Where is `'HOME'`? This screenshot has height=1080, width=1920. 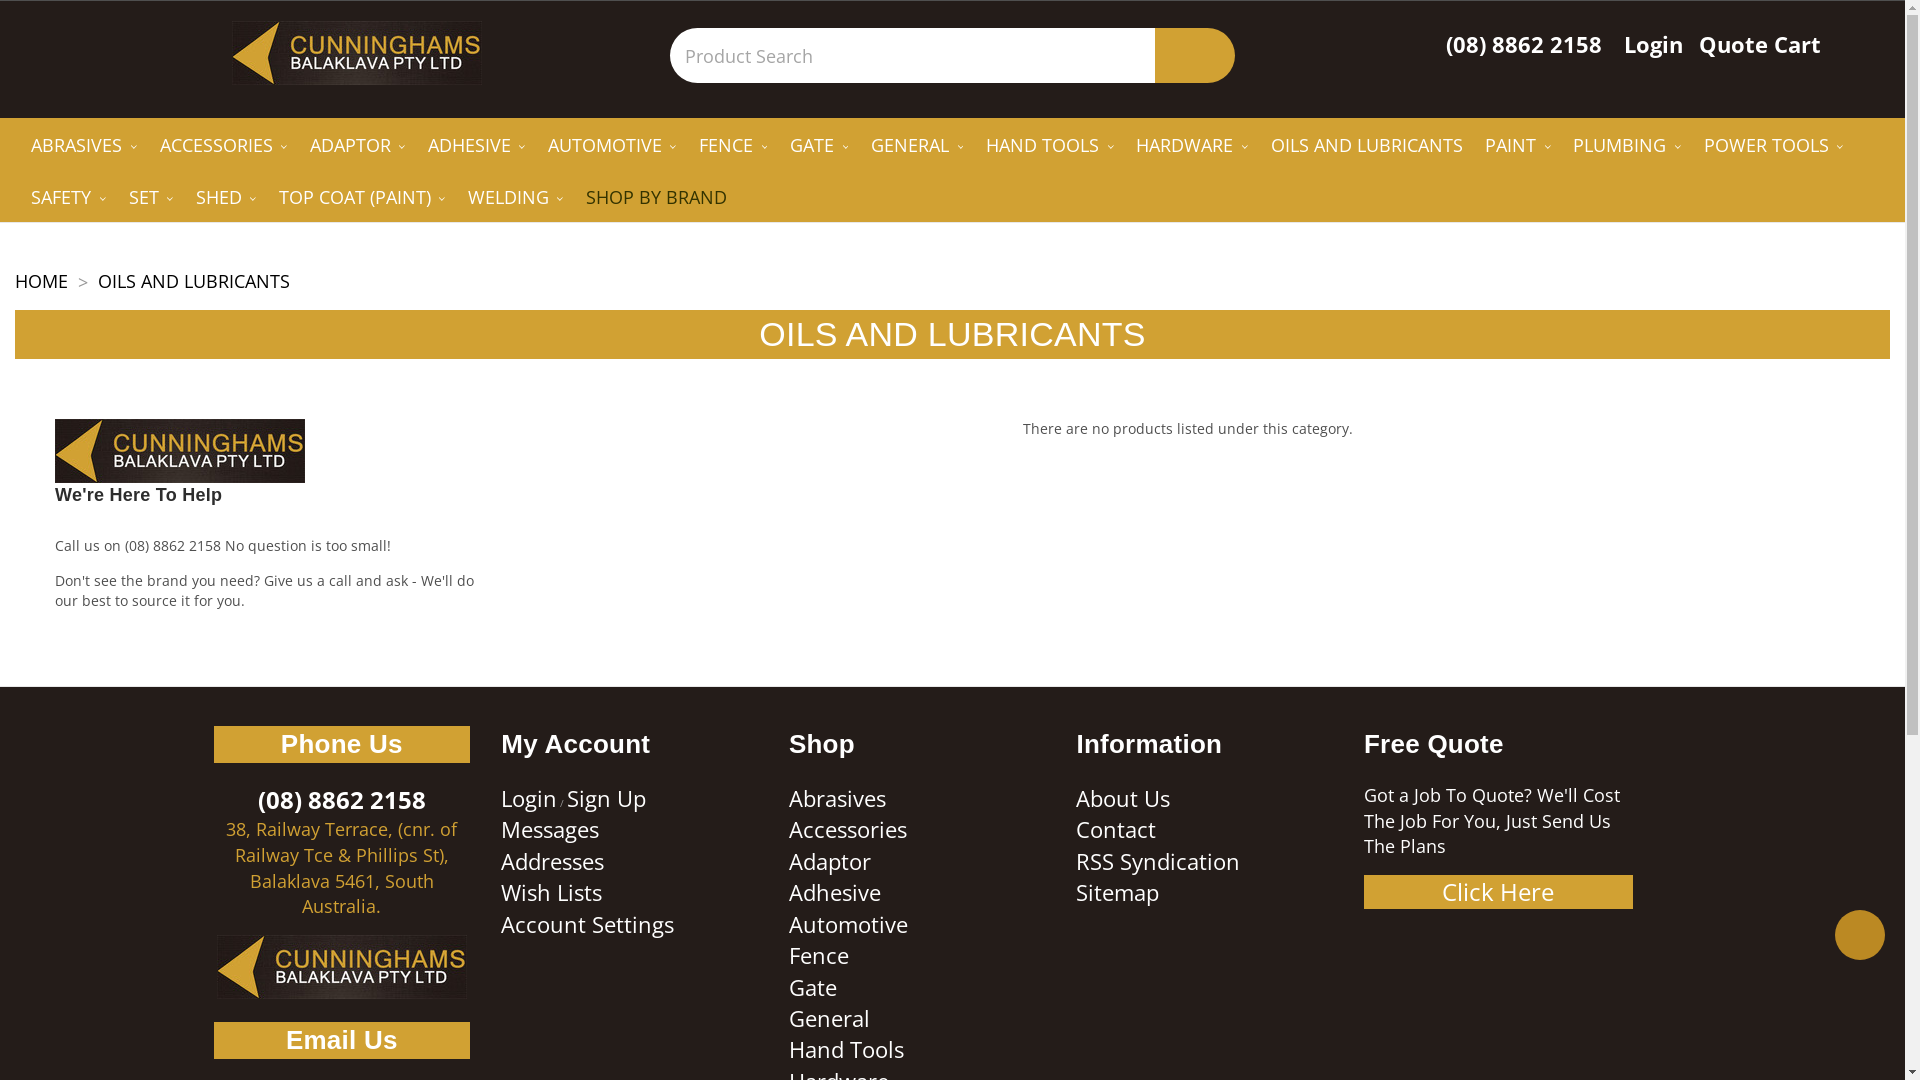 'HOME' is located at coordinates (14, 281).